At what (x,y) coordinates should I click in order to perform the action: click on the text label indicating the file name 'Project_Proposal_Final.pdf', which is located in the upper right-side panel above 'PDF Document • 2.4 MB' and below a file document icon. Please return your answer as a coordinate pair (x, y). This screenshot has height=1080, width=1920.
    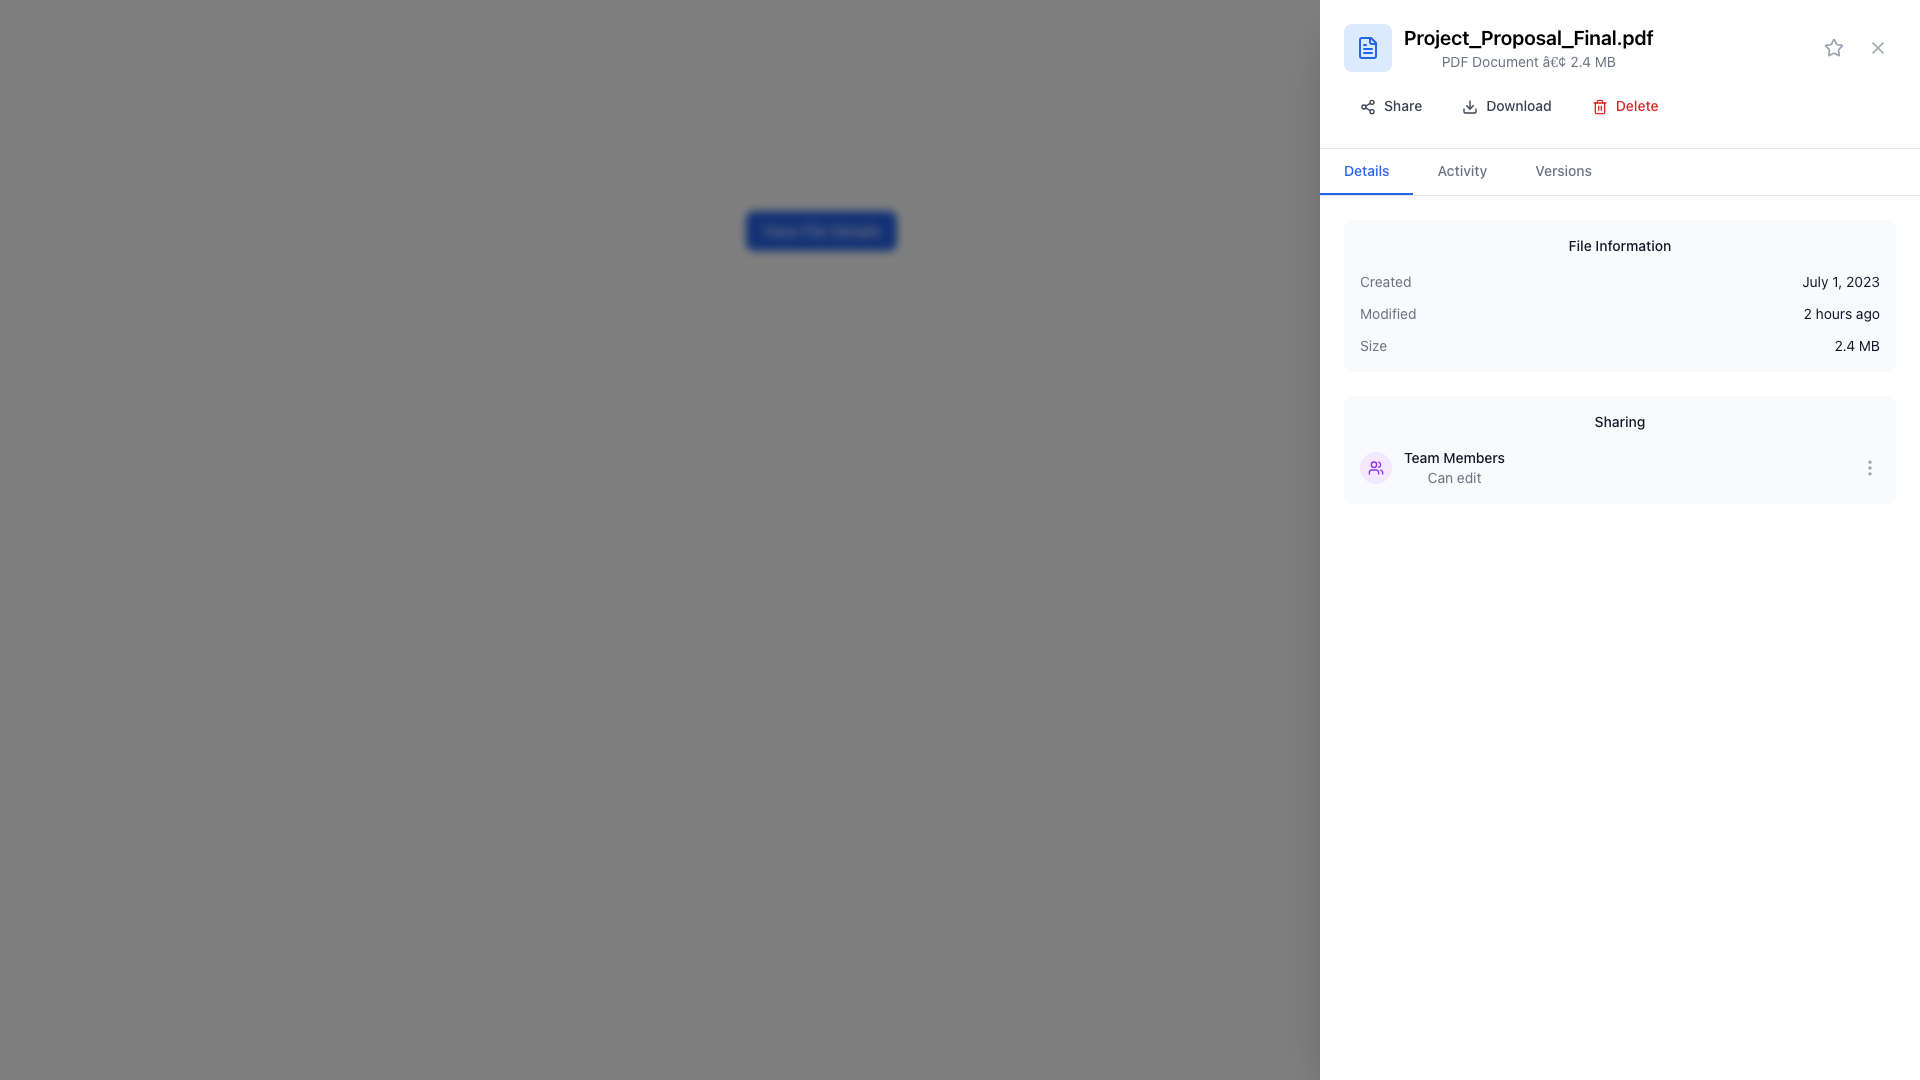
    Looking at the image, I should click on (1527, 38).